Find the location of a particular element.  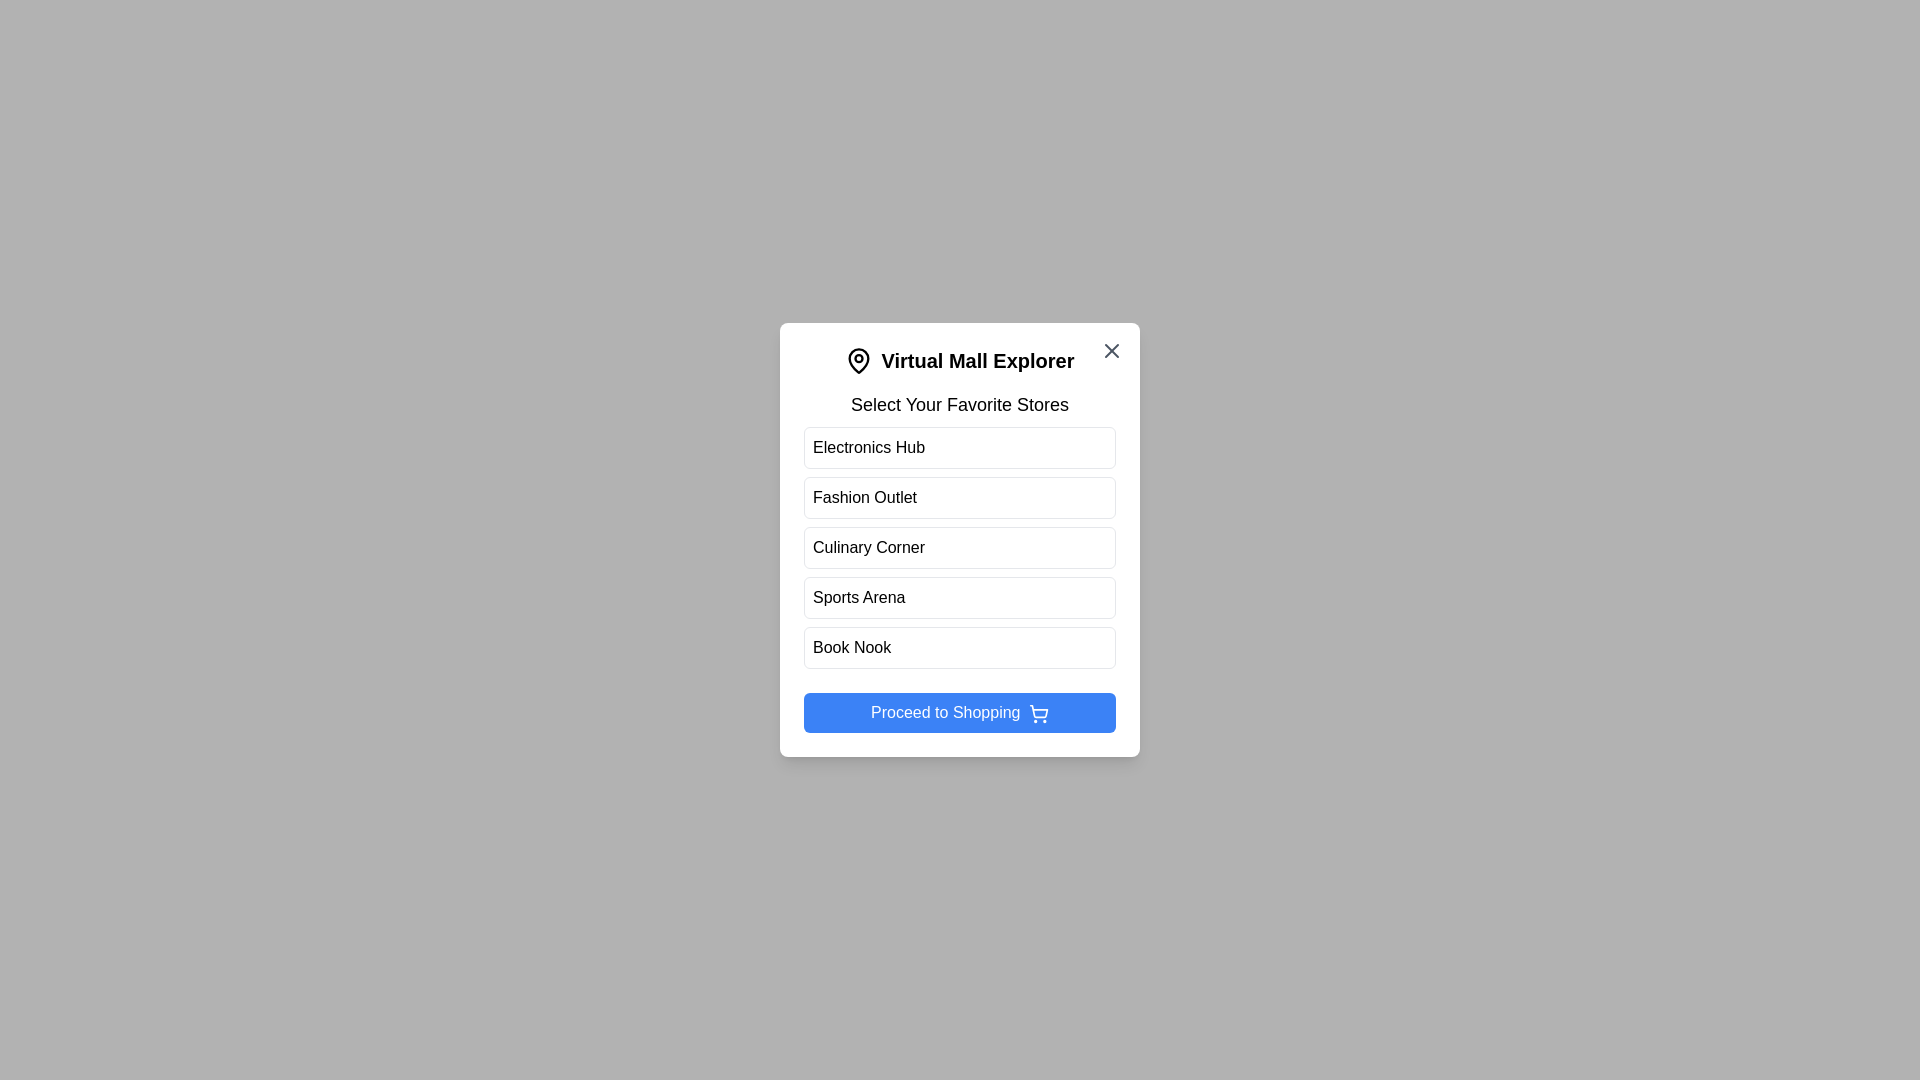

the label displaying 'Sports Arena' located in the fourth row of the list under 'Select Your Favorite Stores' is located at coordinates (859, 596).